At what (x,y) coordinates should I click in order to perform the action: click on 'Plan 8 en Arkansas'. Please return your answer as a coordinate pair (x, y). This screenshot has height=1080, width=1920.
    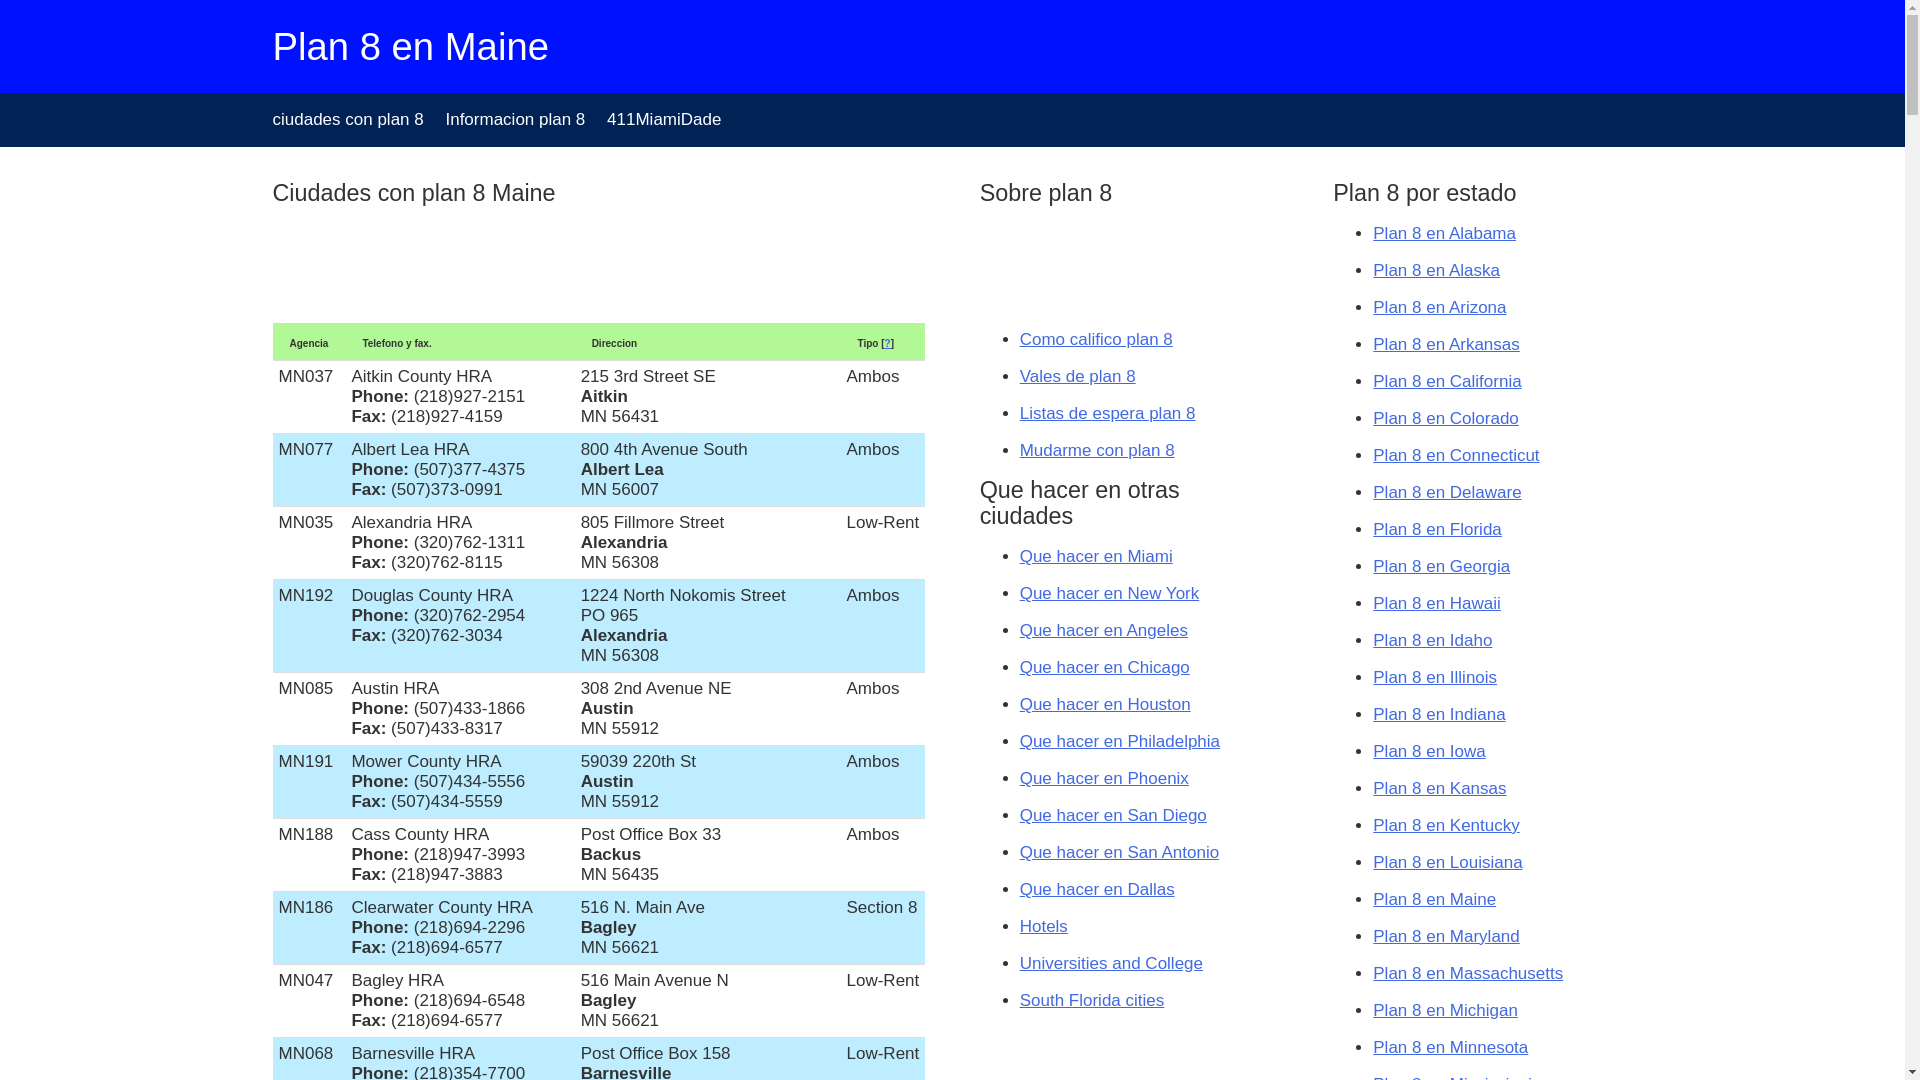
    Looking at the image, I should click on (1445, 343).